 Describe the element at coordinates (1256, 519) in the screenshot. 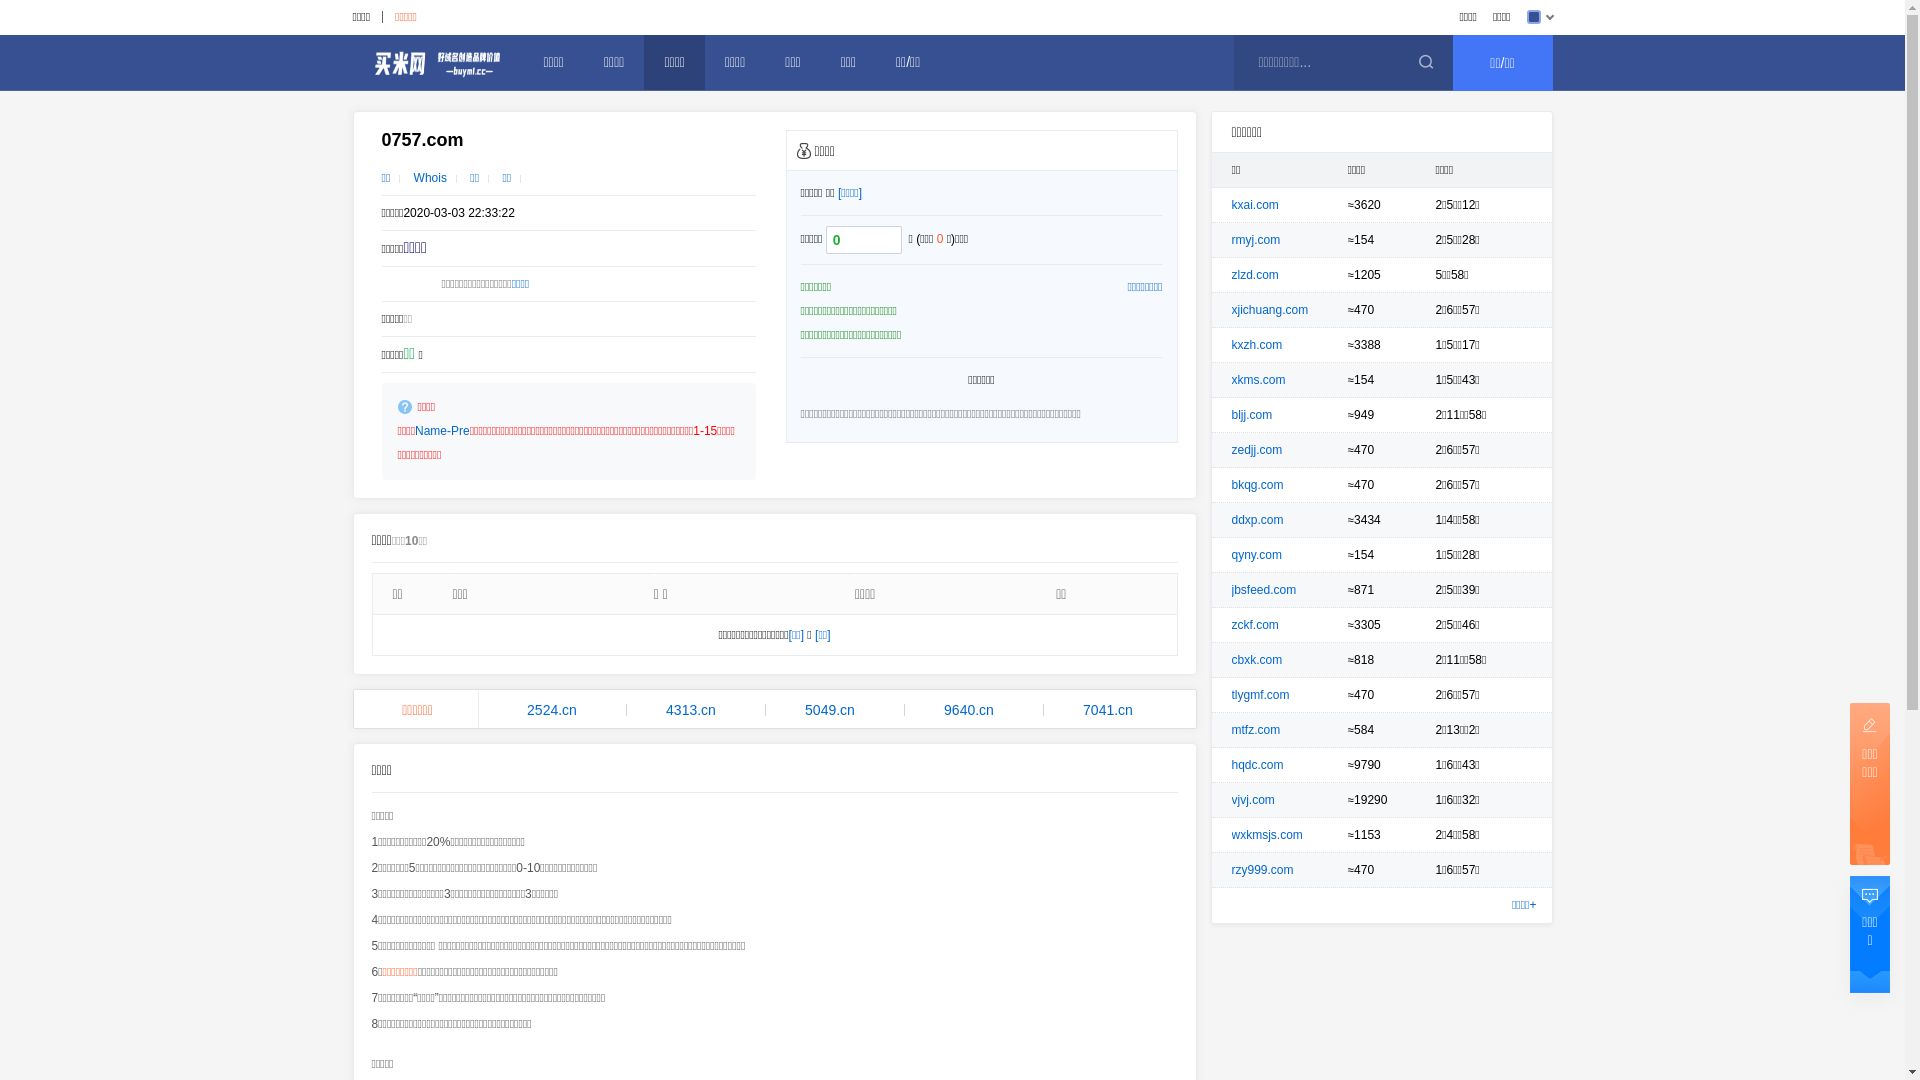

I see `'ddxp.com'` at that location.